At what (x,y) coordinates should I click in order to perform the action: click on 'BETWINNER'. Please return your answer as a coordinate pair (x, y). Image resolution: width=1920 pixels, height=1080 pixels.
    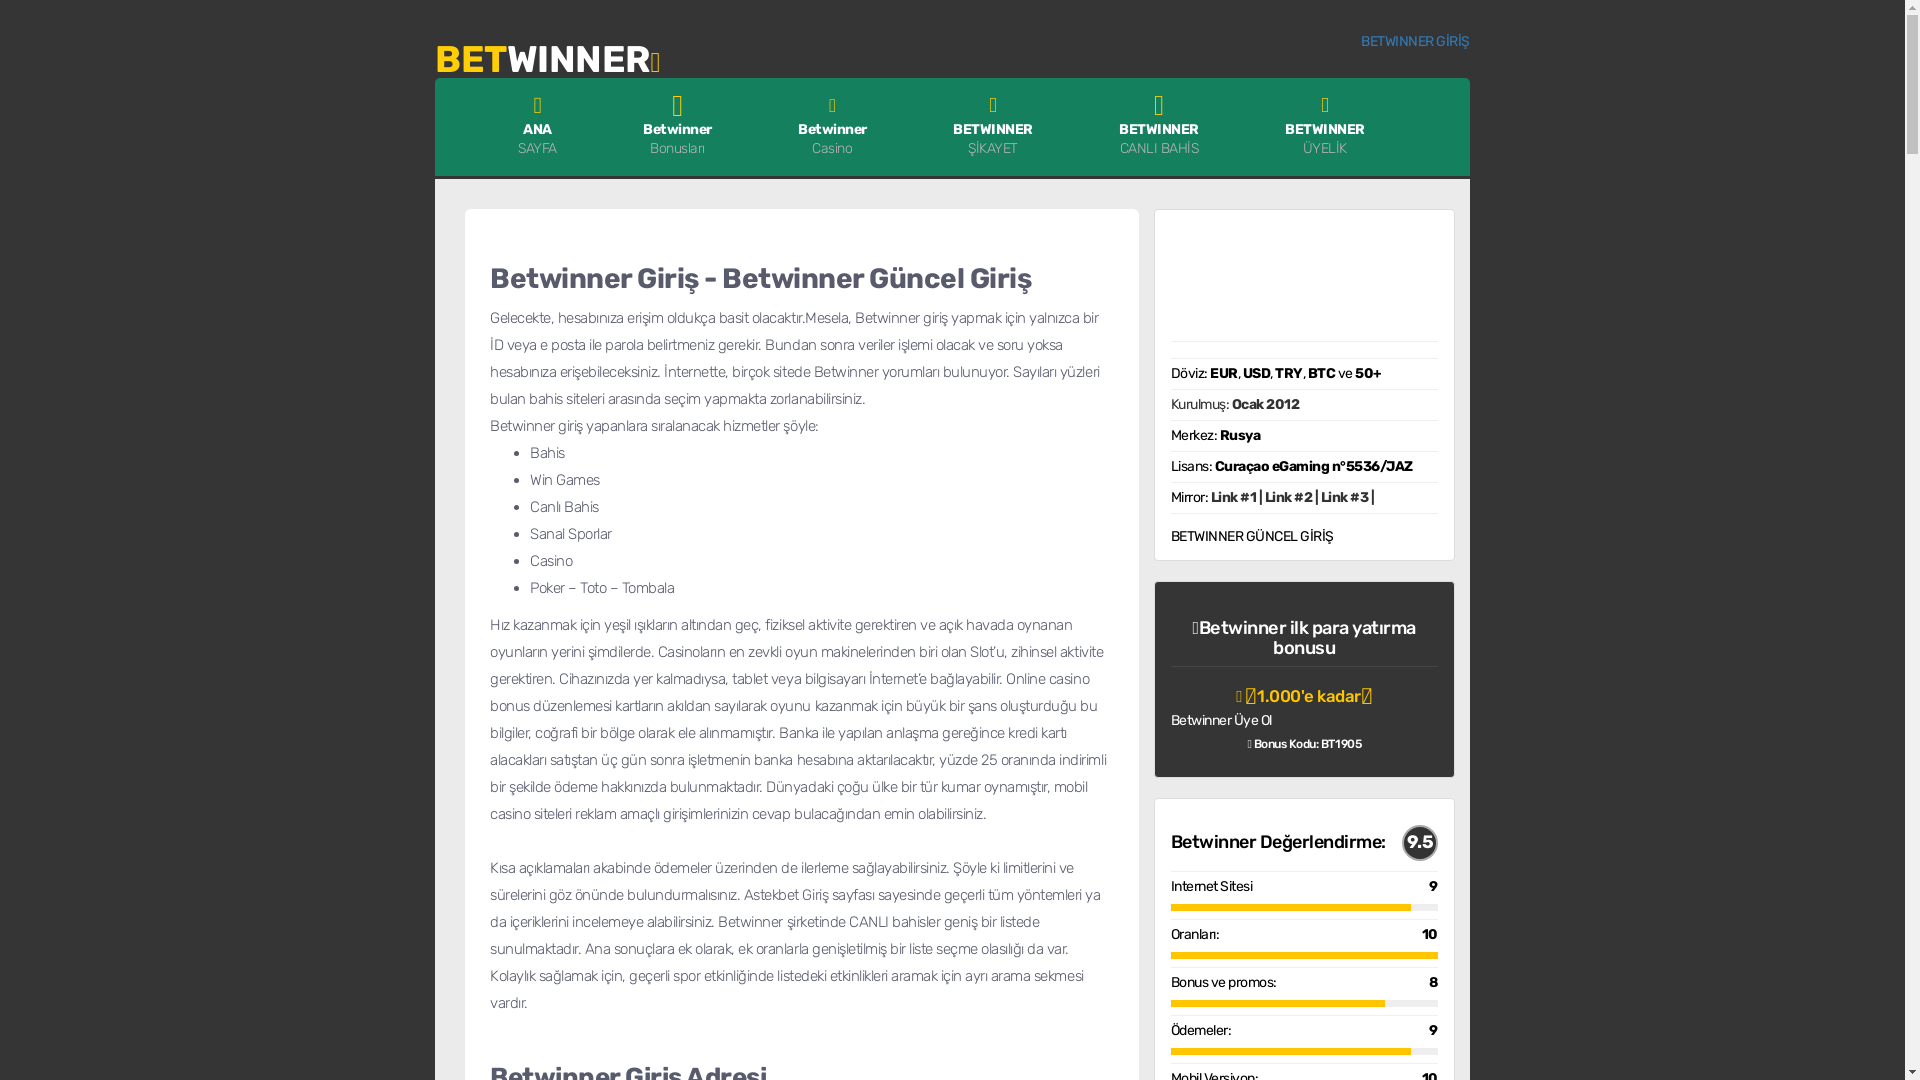
    Looking at the image, I should click on (547, 53).